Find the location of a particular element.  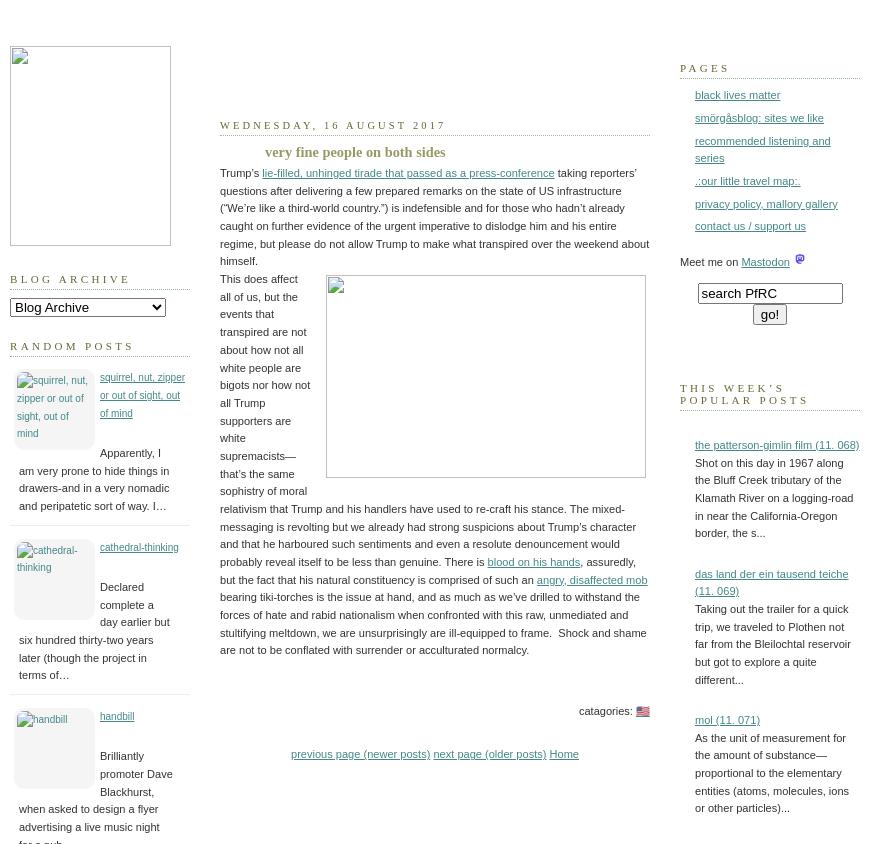

'Home' is located at coordinates (562, 754).